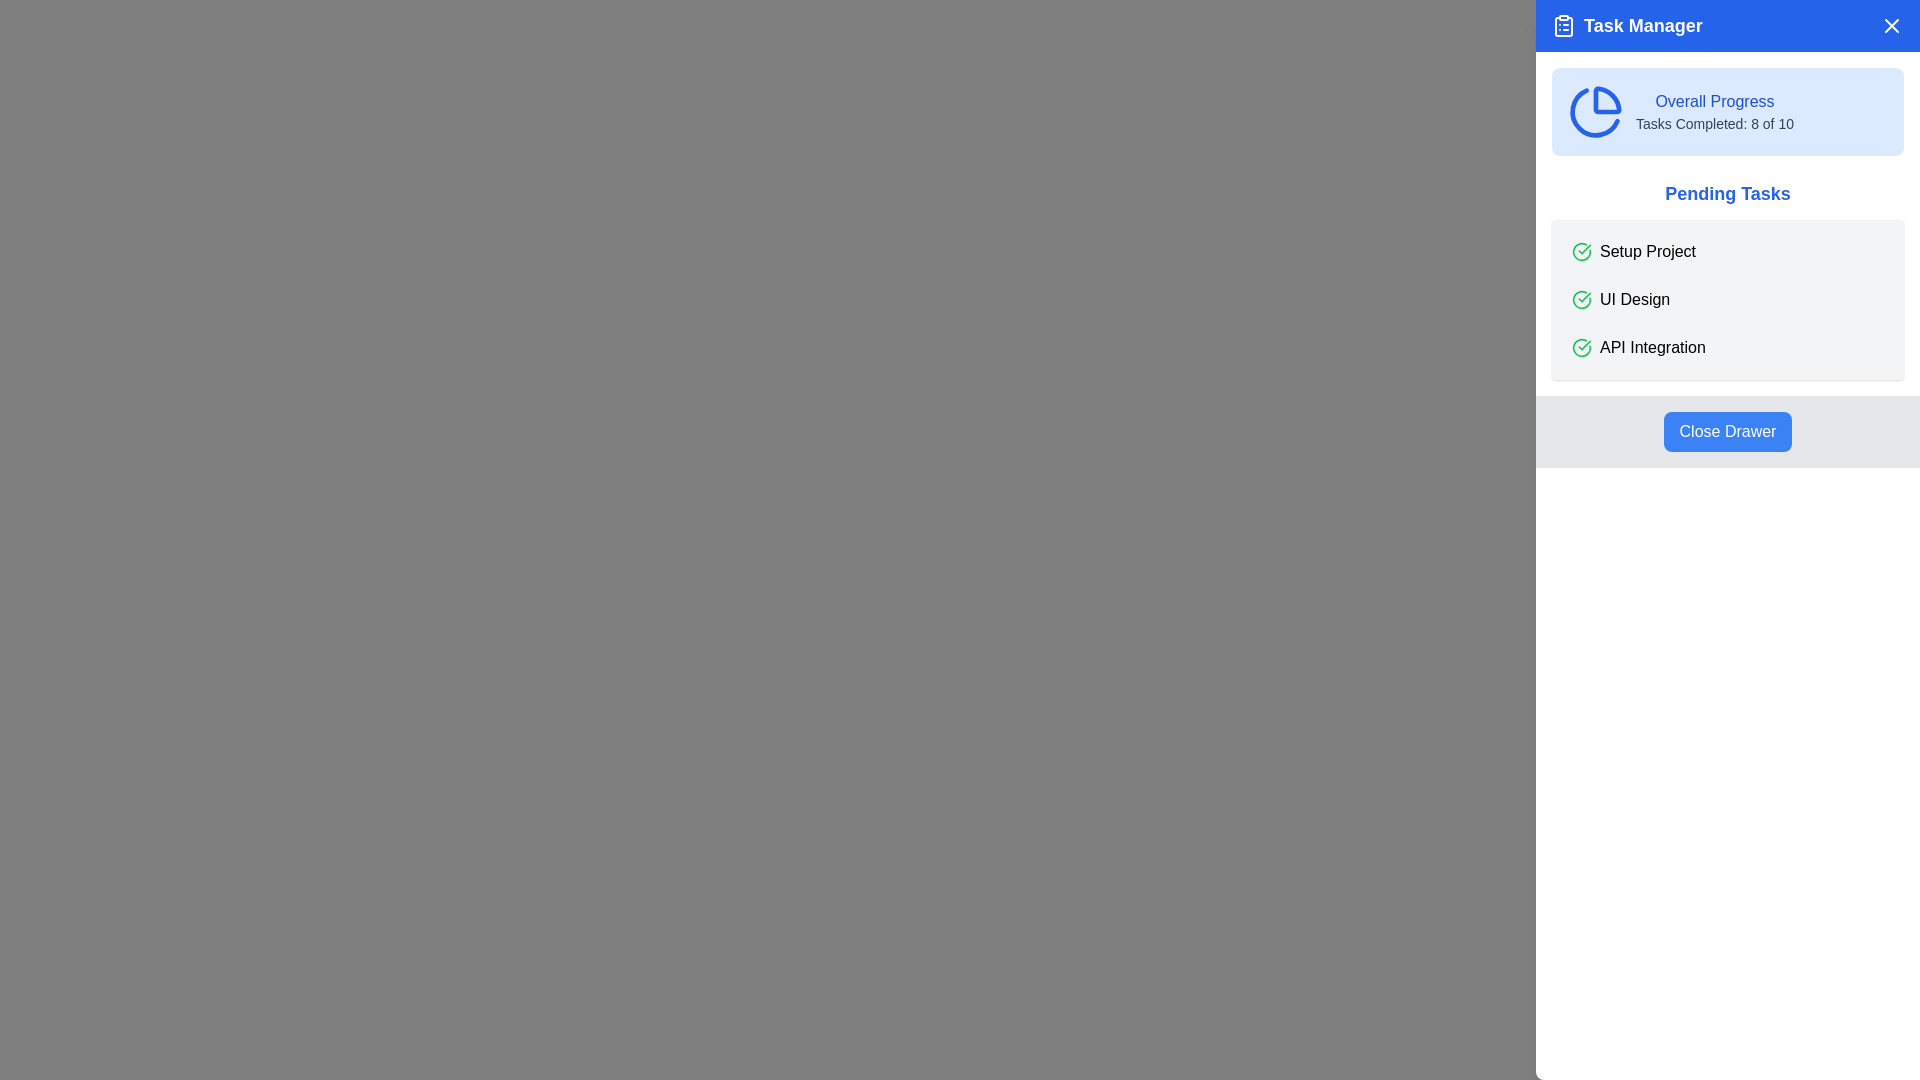 The image size is (1920, 1080). I want to click on the text block with accompanying icon located in the top-left corner of the header bar within the sidebar, so click(1627, 26).